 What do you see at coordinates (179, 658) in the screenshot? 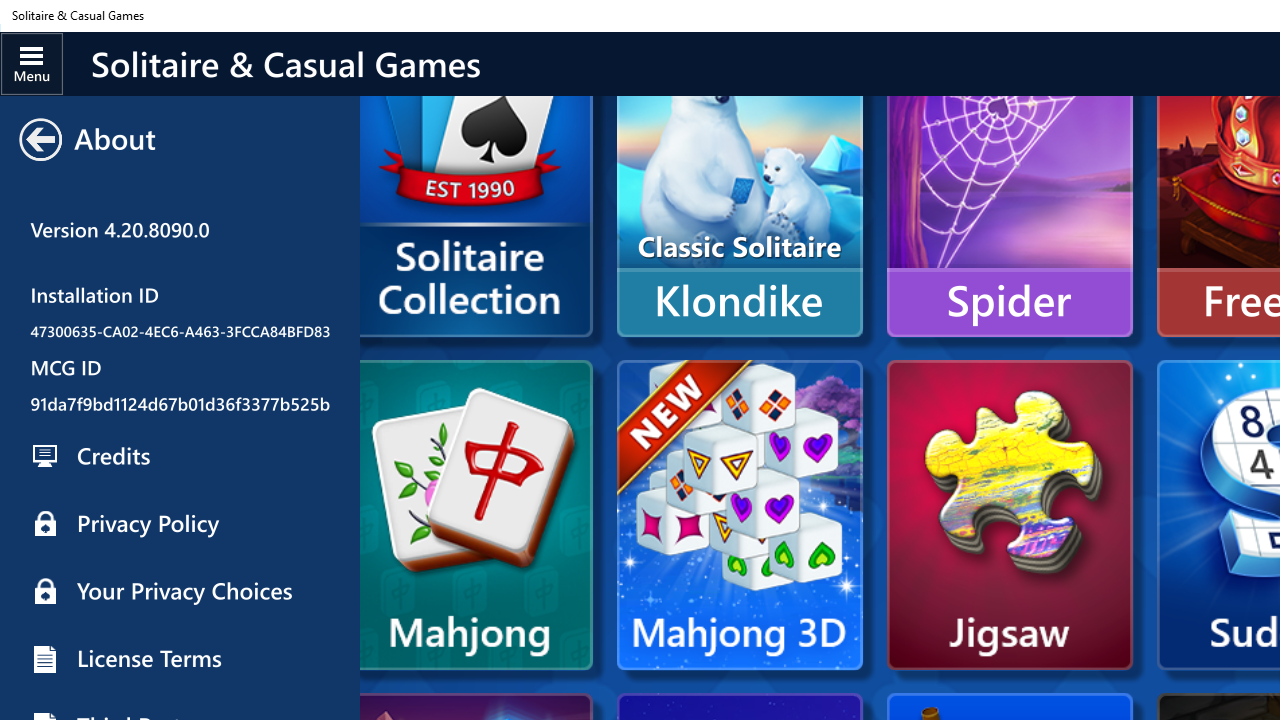
I see `'License Terms'` at bounding box center [179, 658].